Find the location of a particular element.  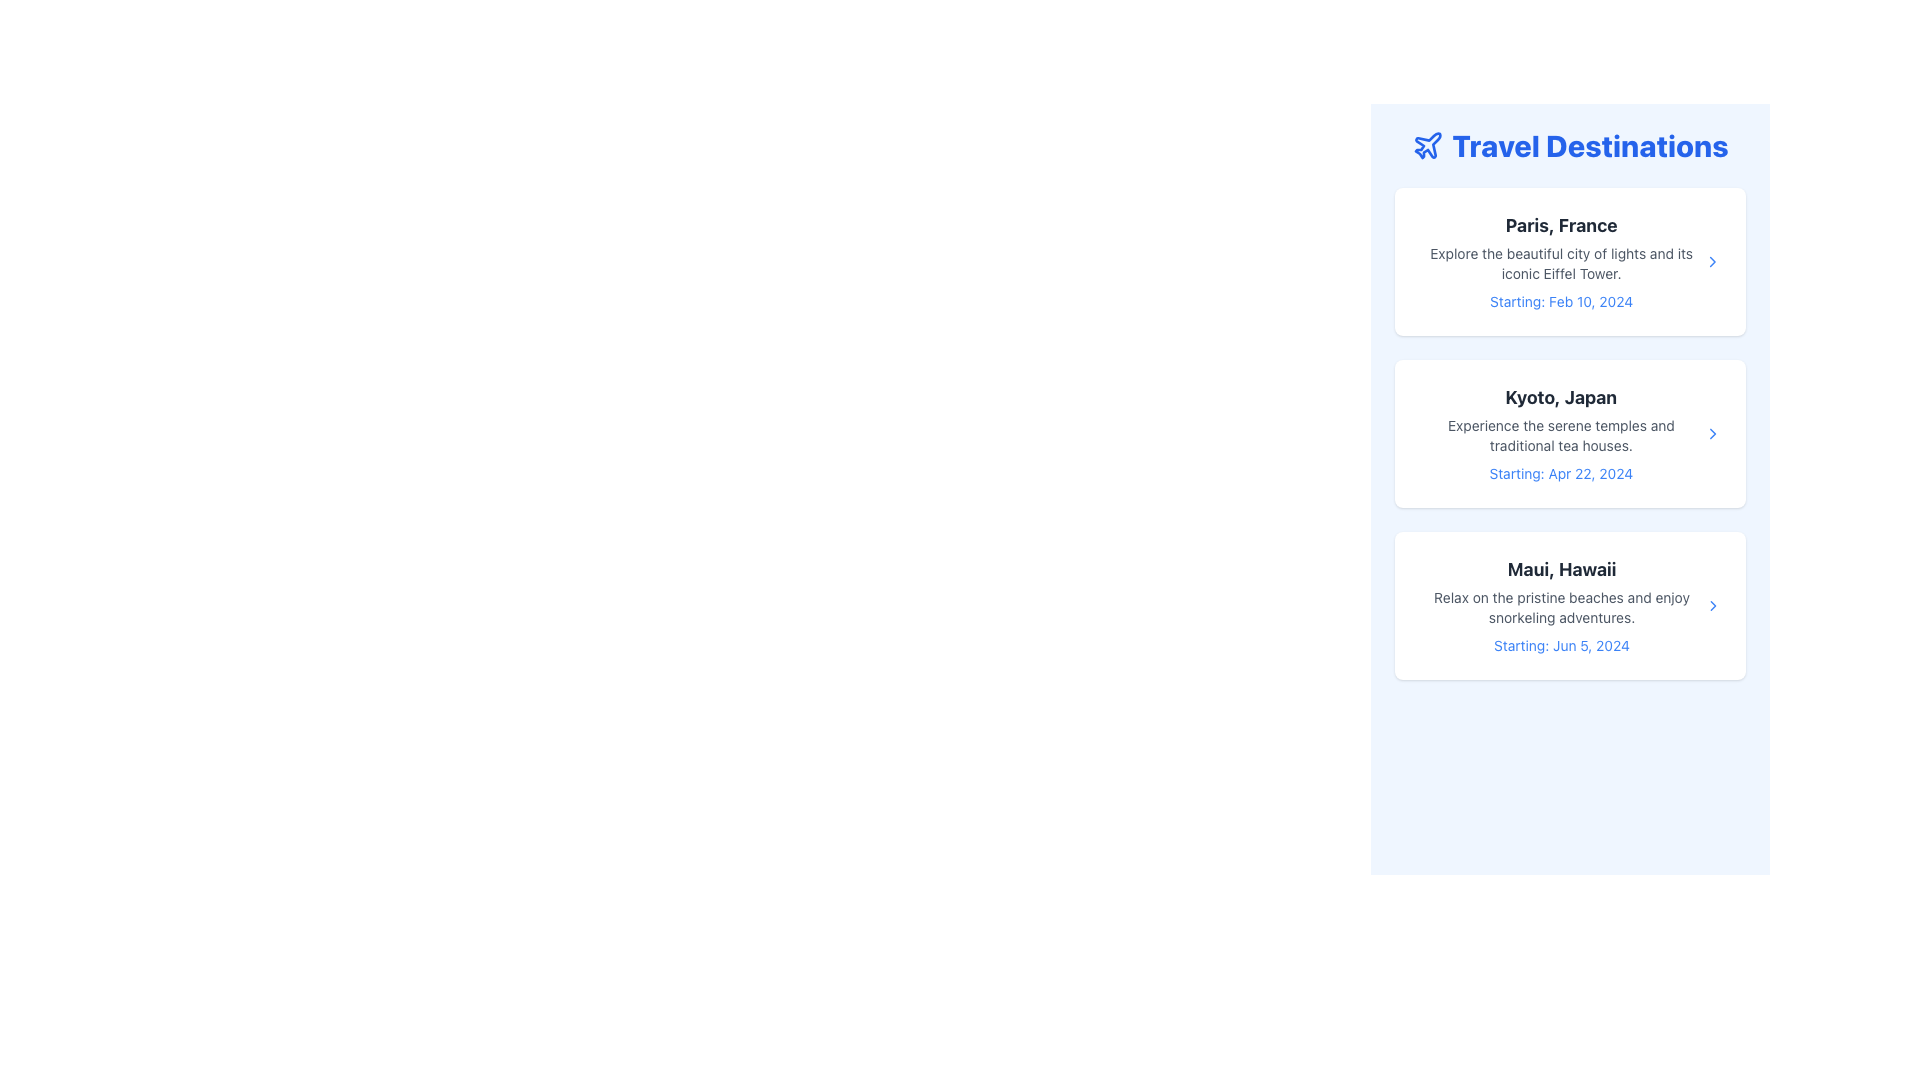

the bolded text element displaying 'Paris, France' is located at coordinates (1560, 225).